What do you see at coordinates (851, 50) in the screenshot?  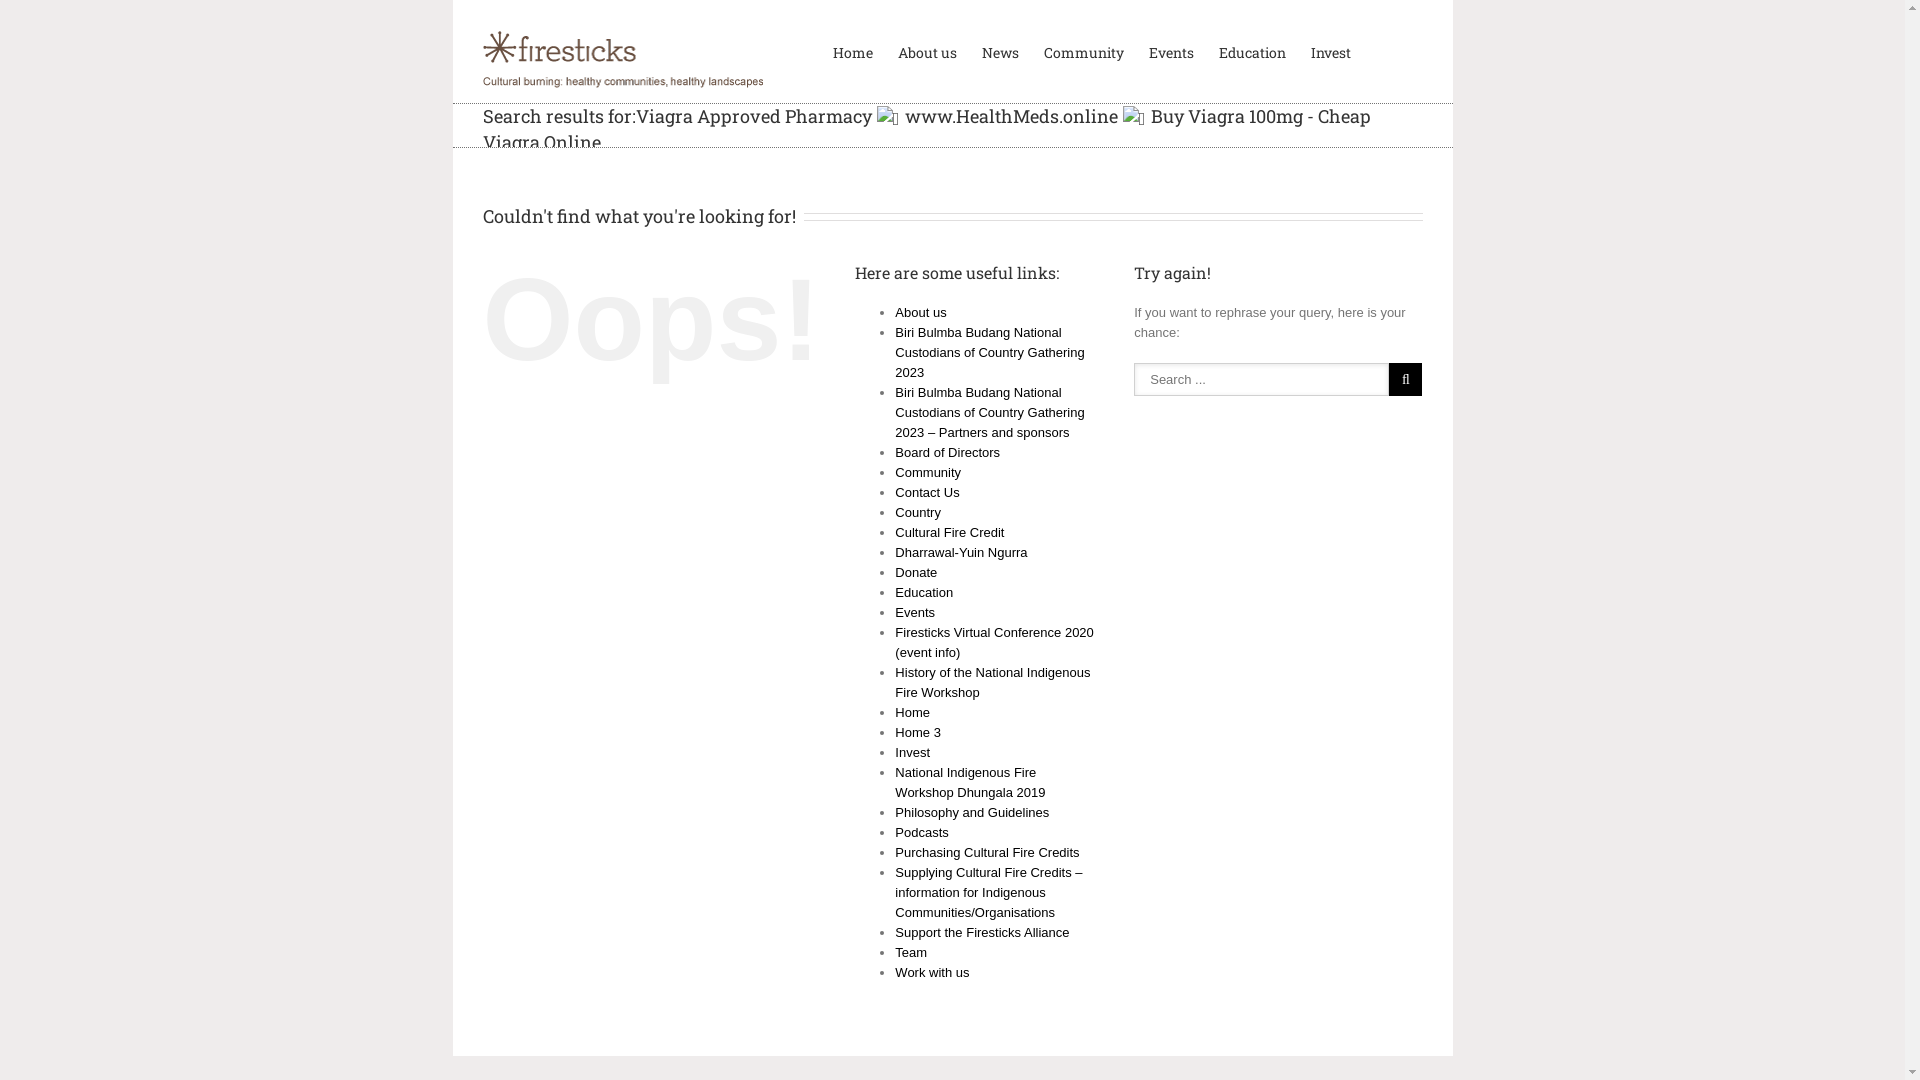 I see `'Home'` at bounding box center [851, 50].